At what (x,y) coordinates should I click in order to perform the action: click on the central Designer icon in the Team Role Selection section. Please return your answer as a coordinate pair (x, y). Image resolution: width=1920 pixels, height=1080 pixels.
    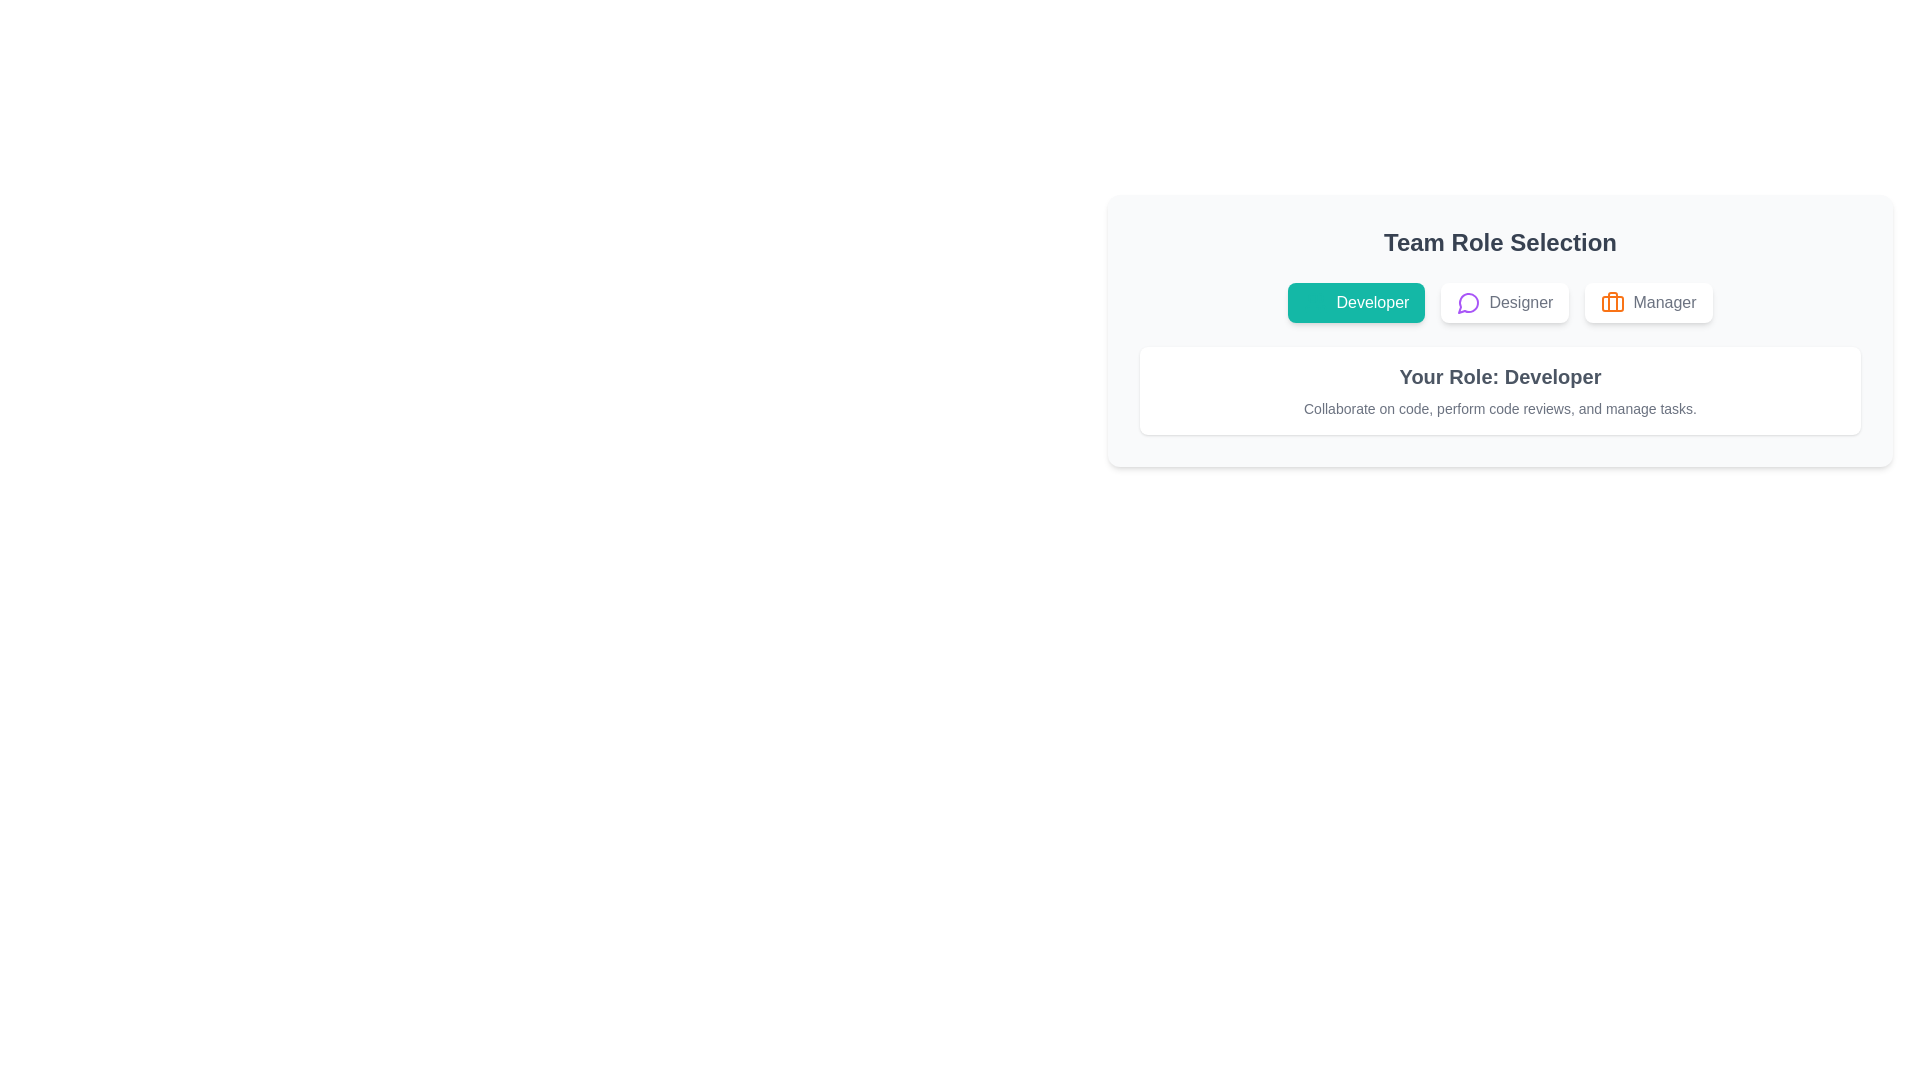
    Looking at the image, I should click on (1468, 303).